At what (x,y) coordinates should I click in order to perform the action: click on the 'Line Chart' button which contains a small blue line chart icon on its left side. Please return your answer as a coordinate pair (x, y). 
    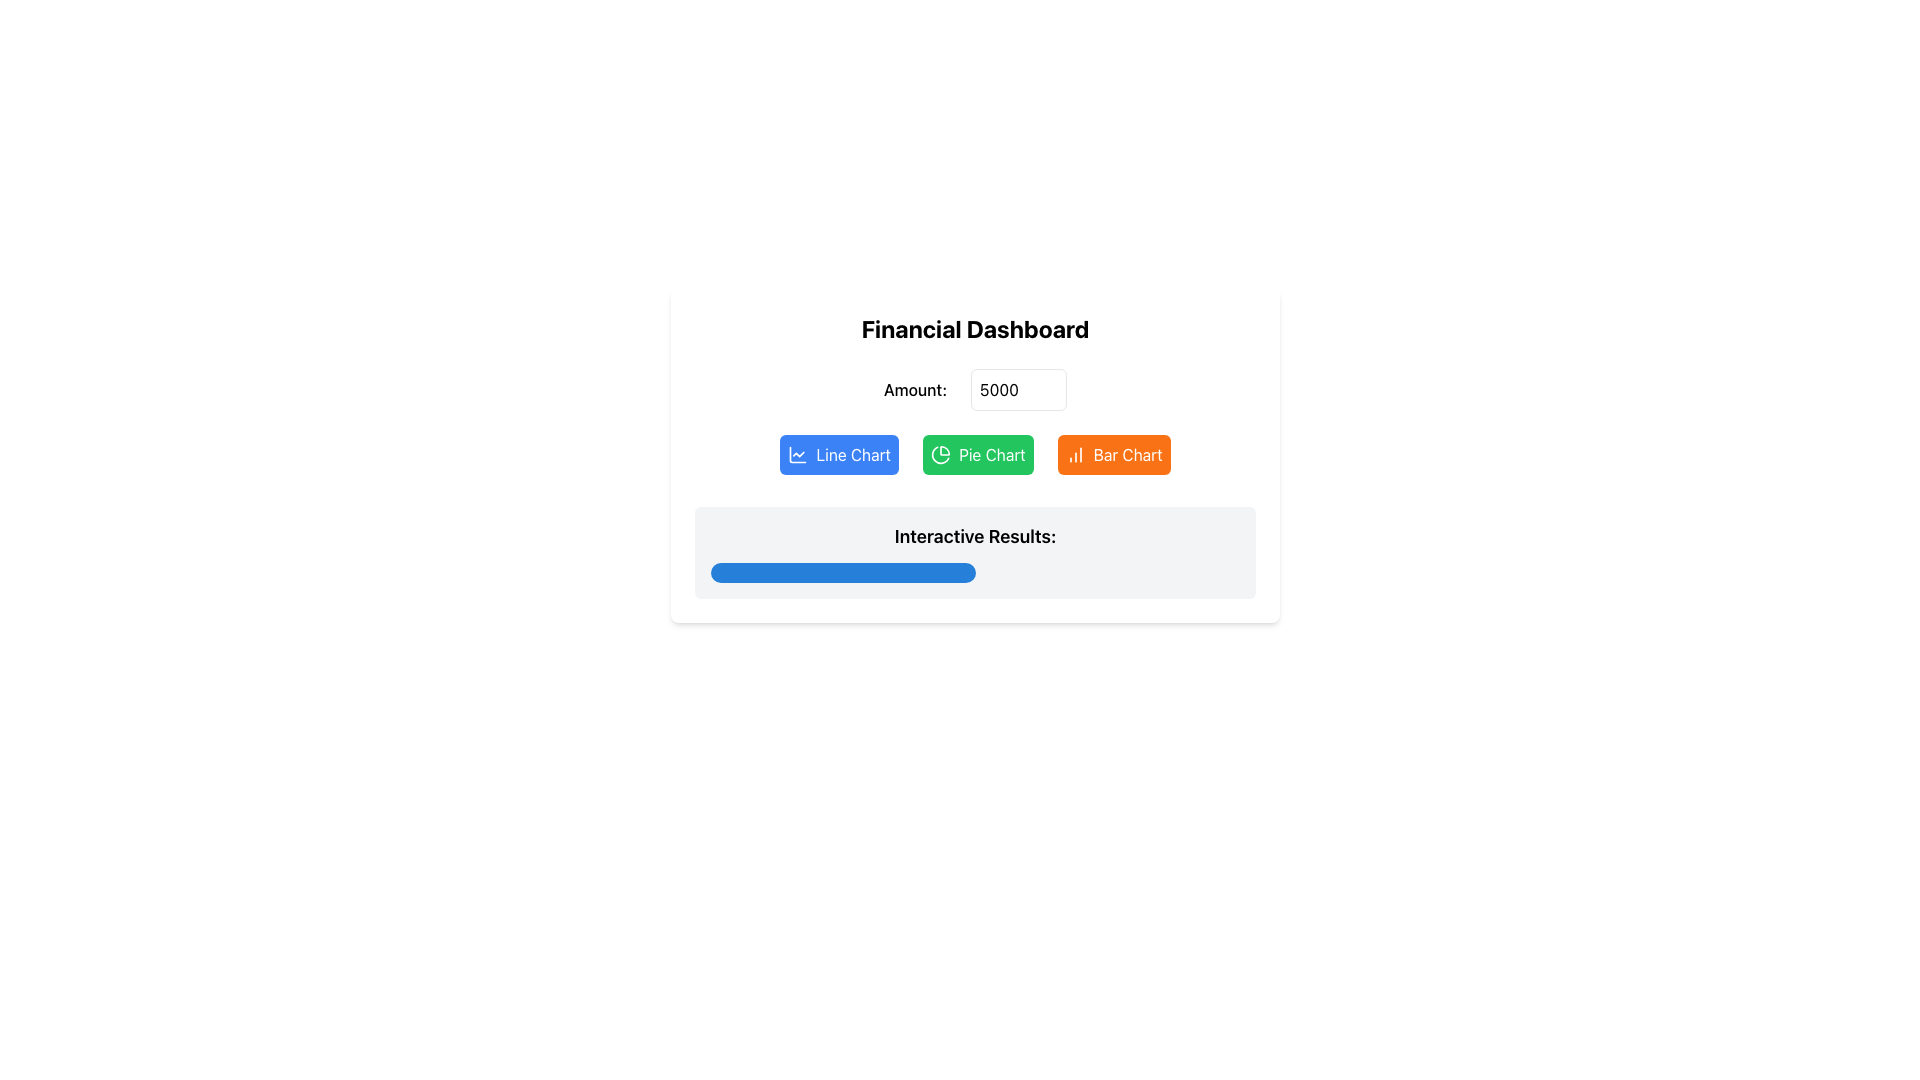
    Looking at the image, I should click on (797, 455).